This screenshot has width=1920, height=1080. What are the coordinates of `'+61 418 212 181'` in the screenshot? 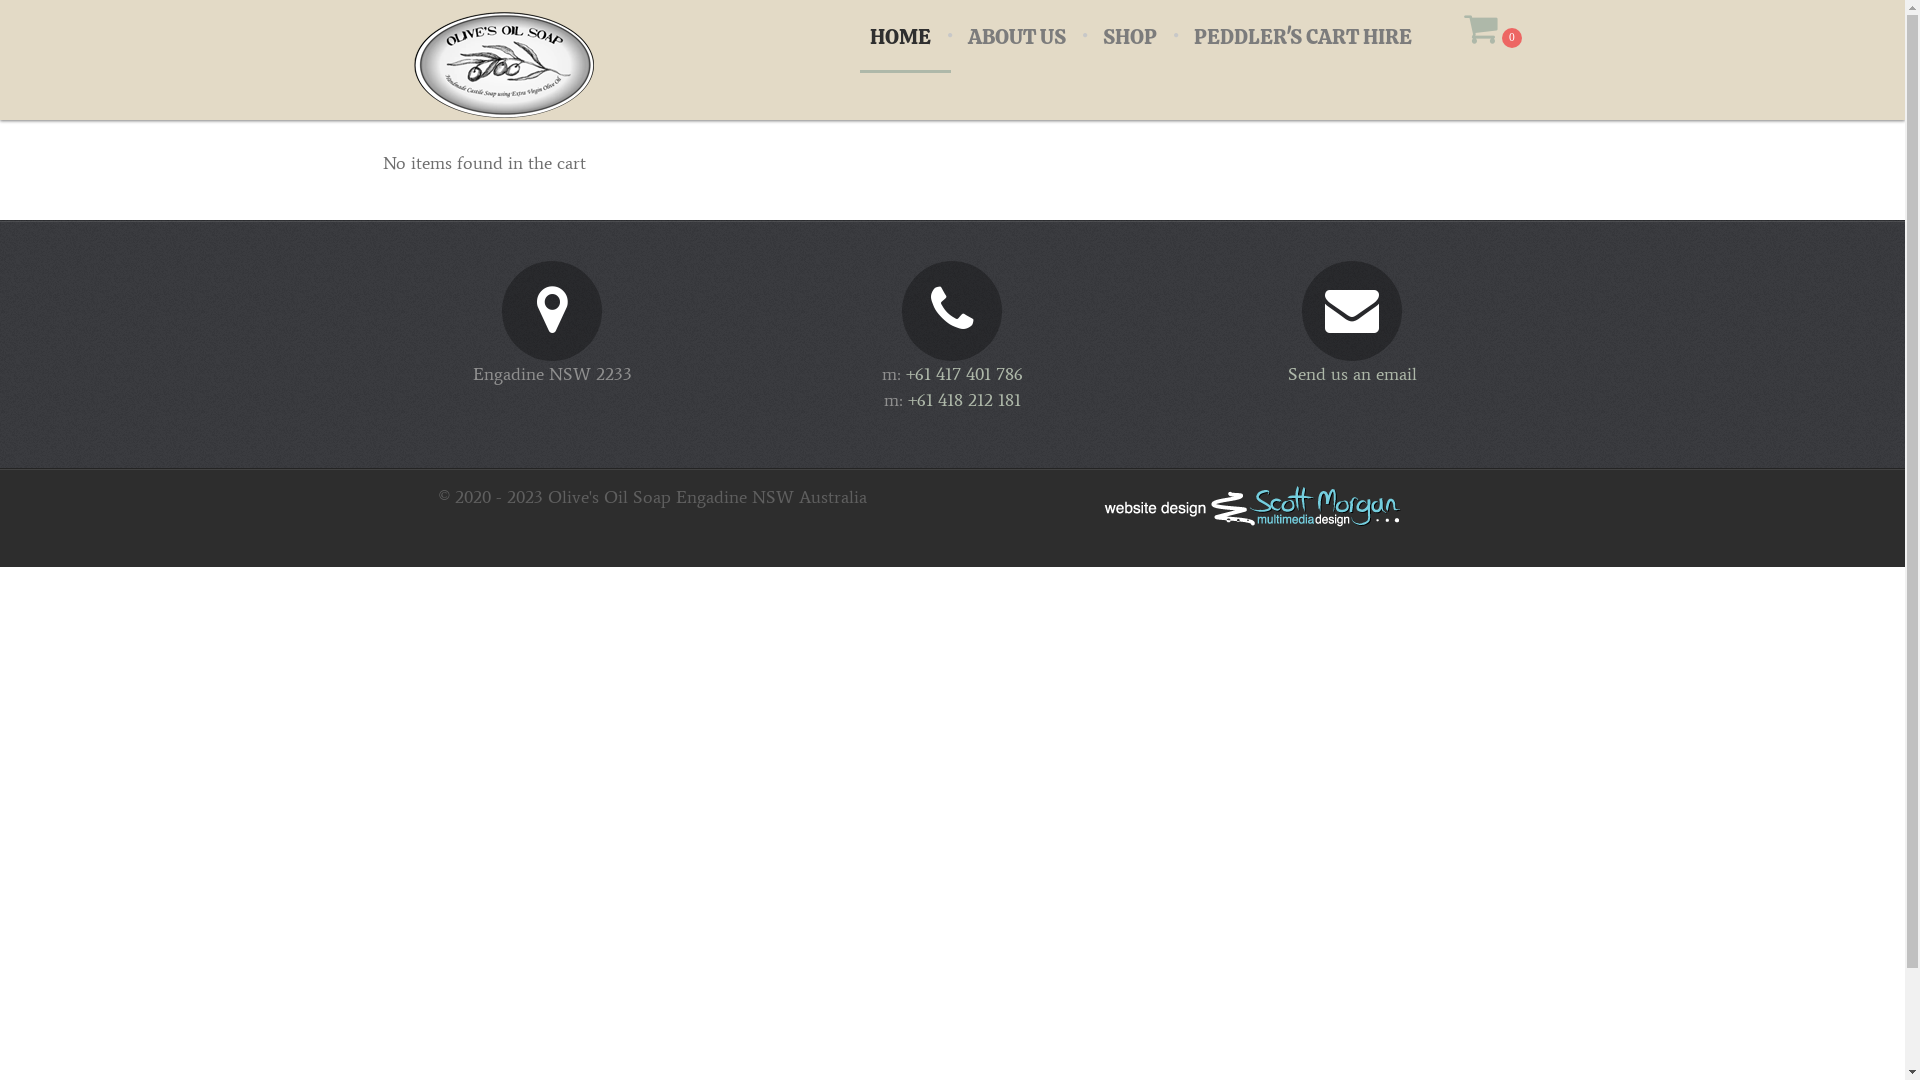 It's located at (964, 400).